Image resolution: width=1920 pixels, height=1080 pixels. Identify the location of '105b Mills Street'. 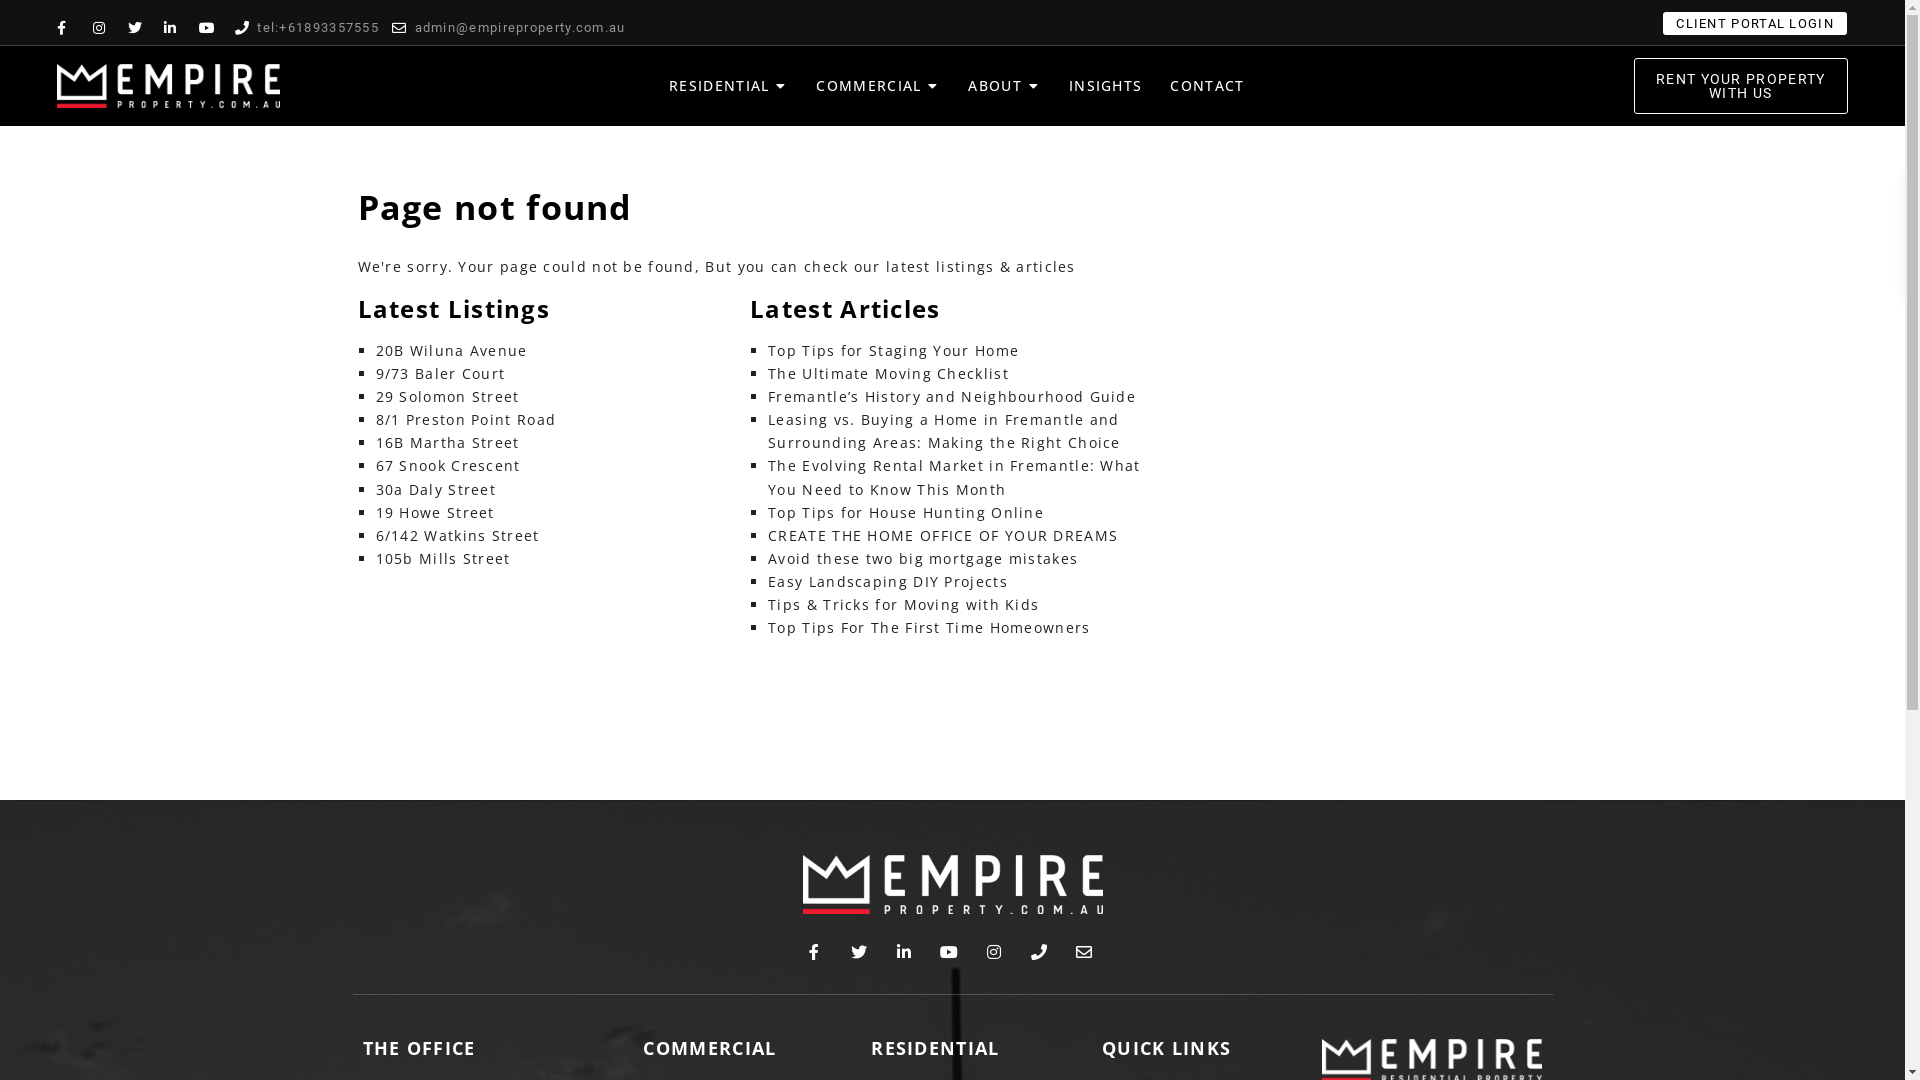
(442, 558).